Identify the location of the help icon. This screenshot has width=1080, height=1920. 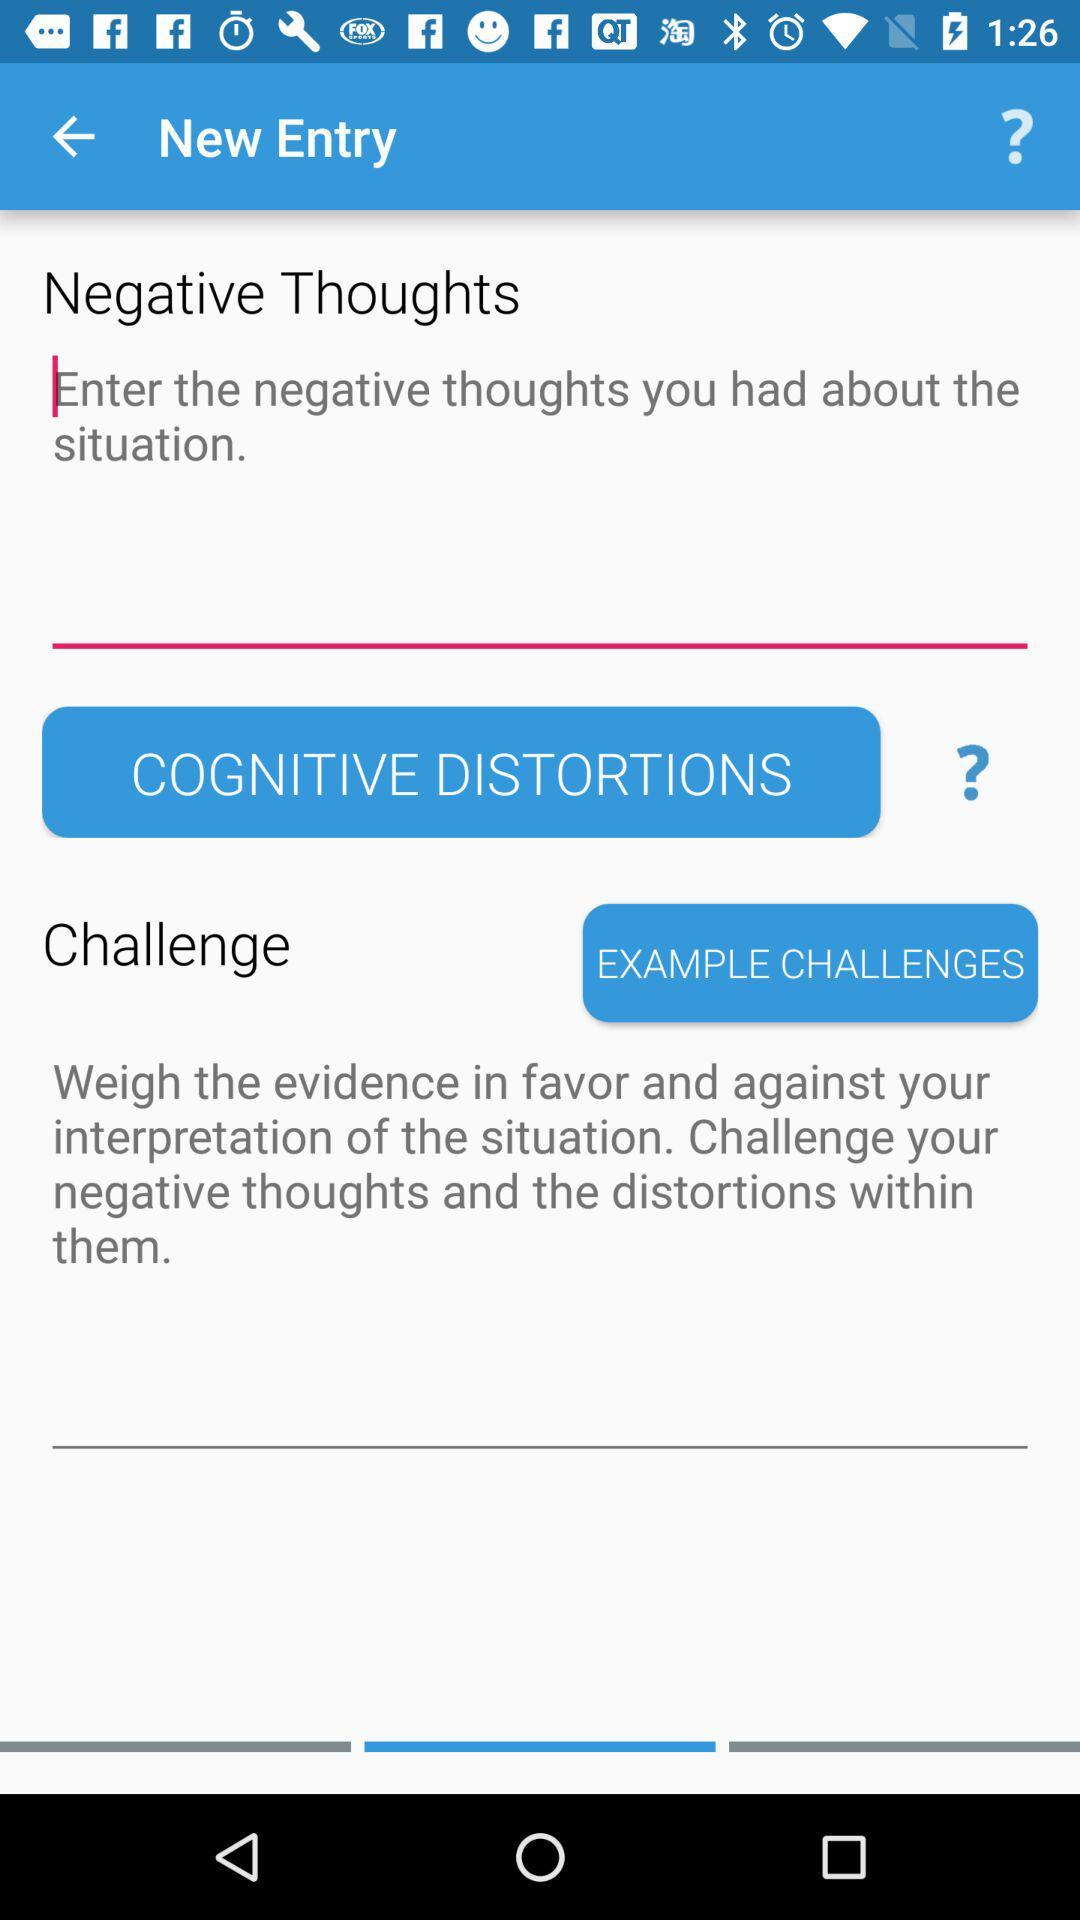
(971, 771).